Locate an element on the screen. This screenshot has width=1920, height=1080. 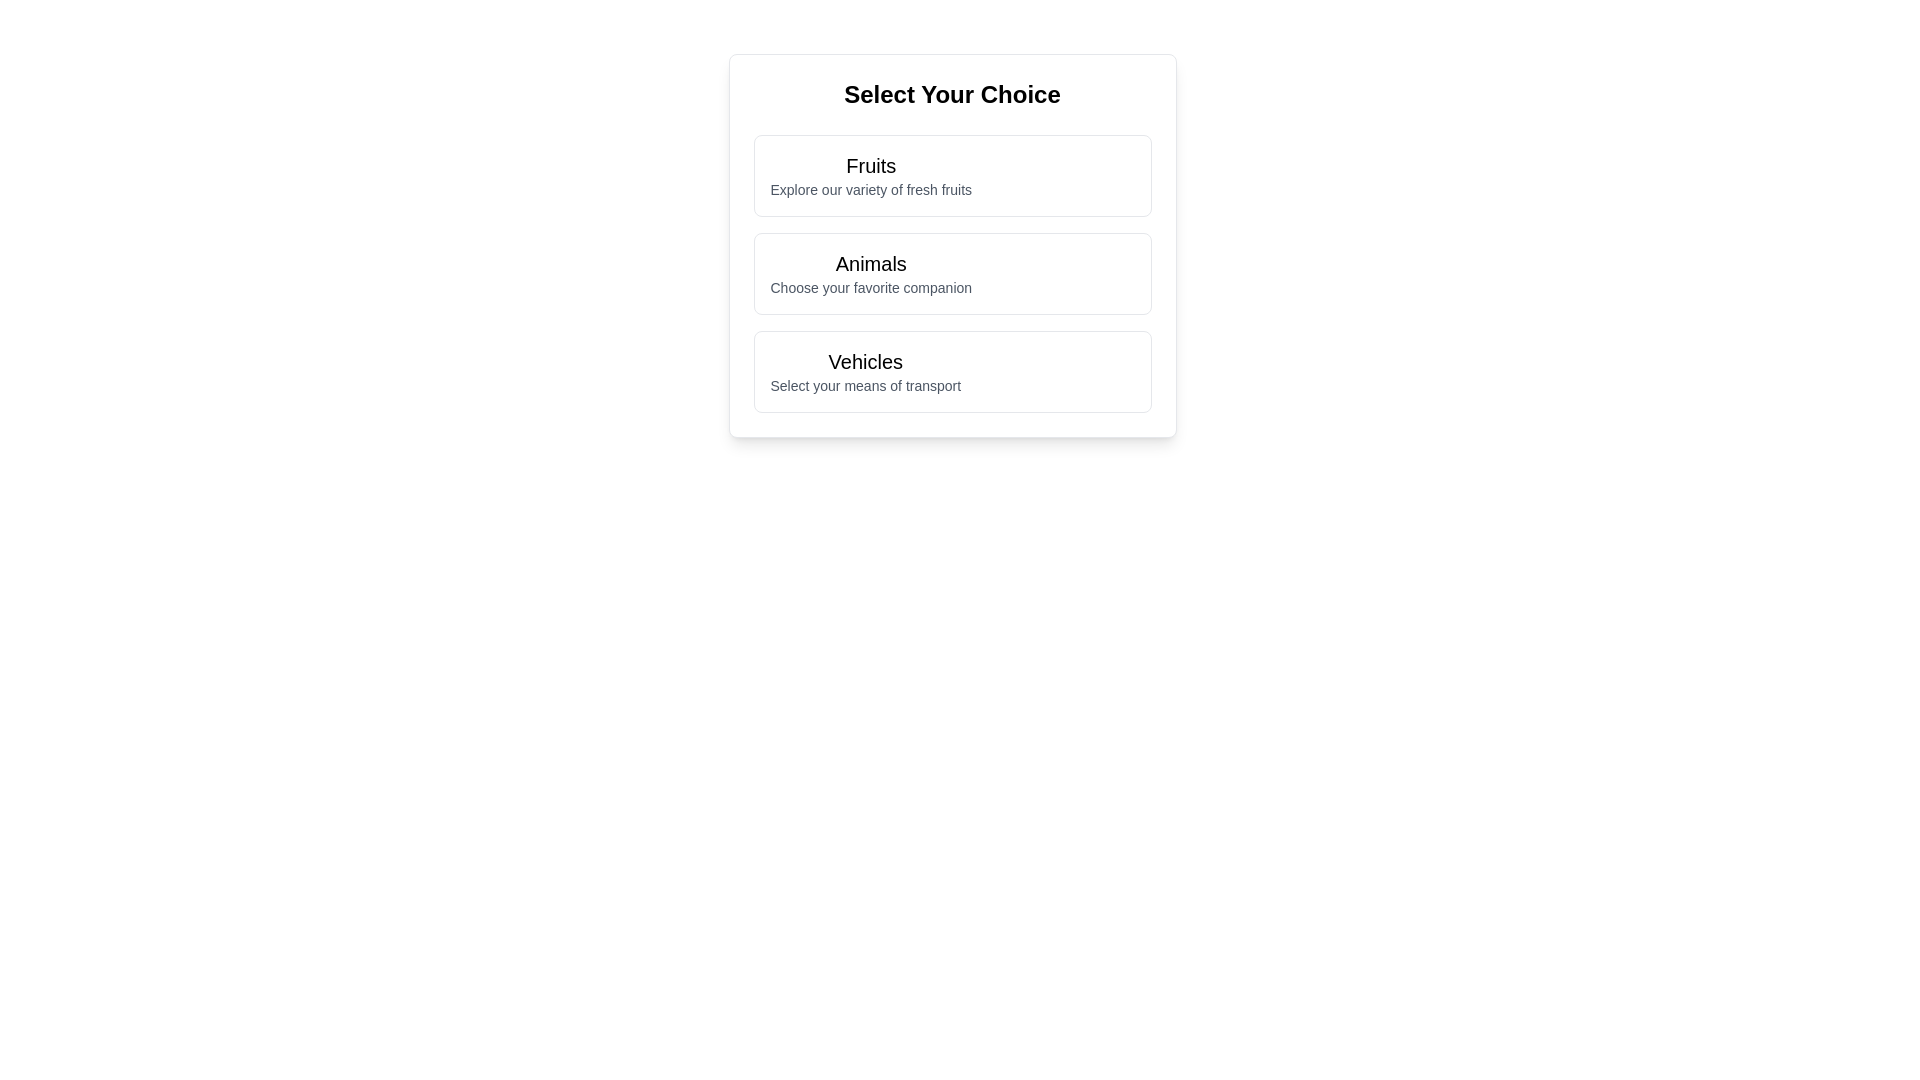
the clickable selection card labeled 'Vehicles' that contains the text 'Select your means of transport' underneath, which is located at the bottom of a list of three sections is located at coordinates (951, 371).